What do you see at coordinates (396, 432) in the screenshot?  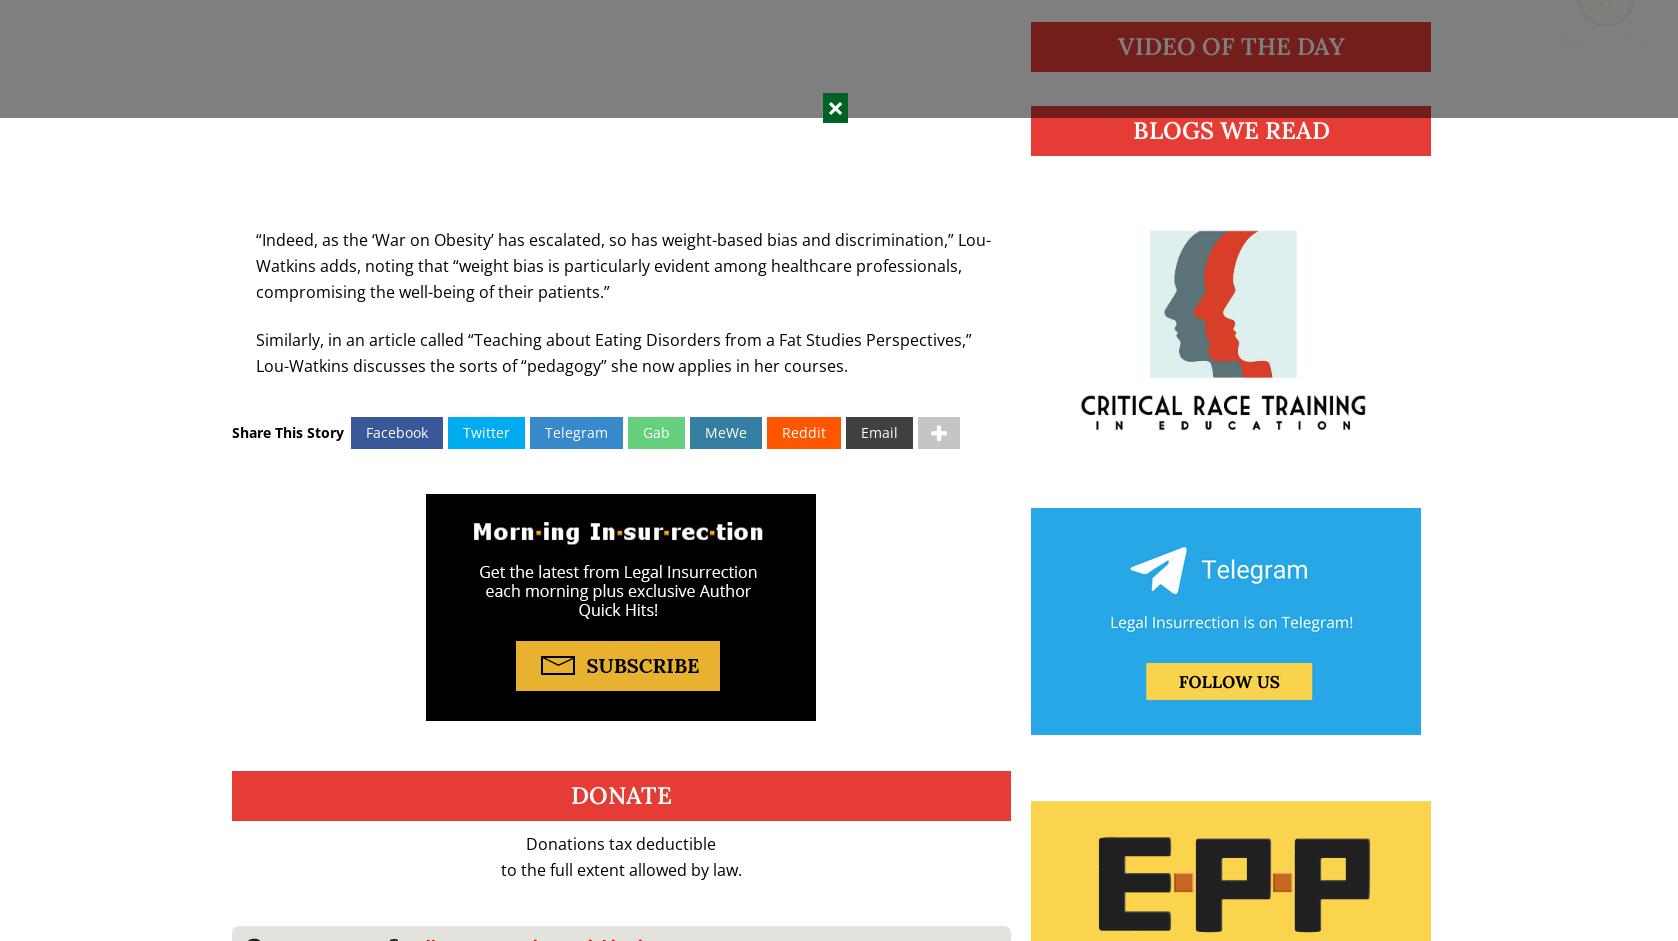 I see `'Facebook'` at bounding box center [396, 432].